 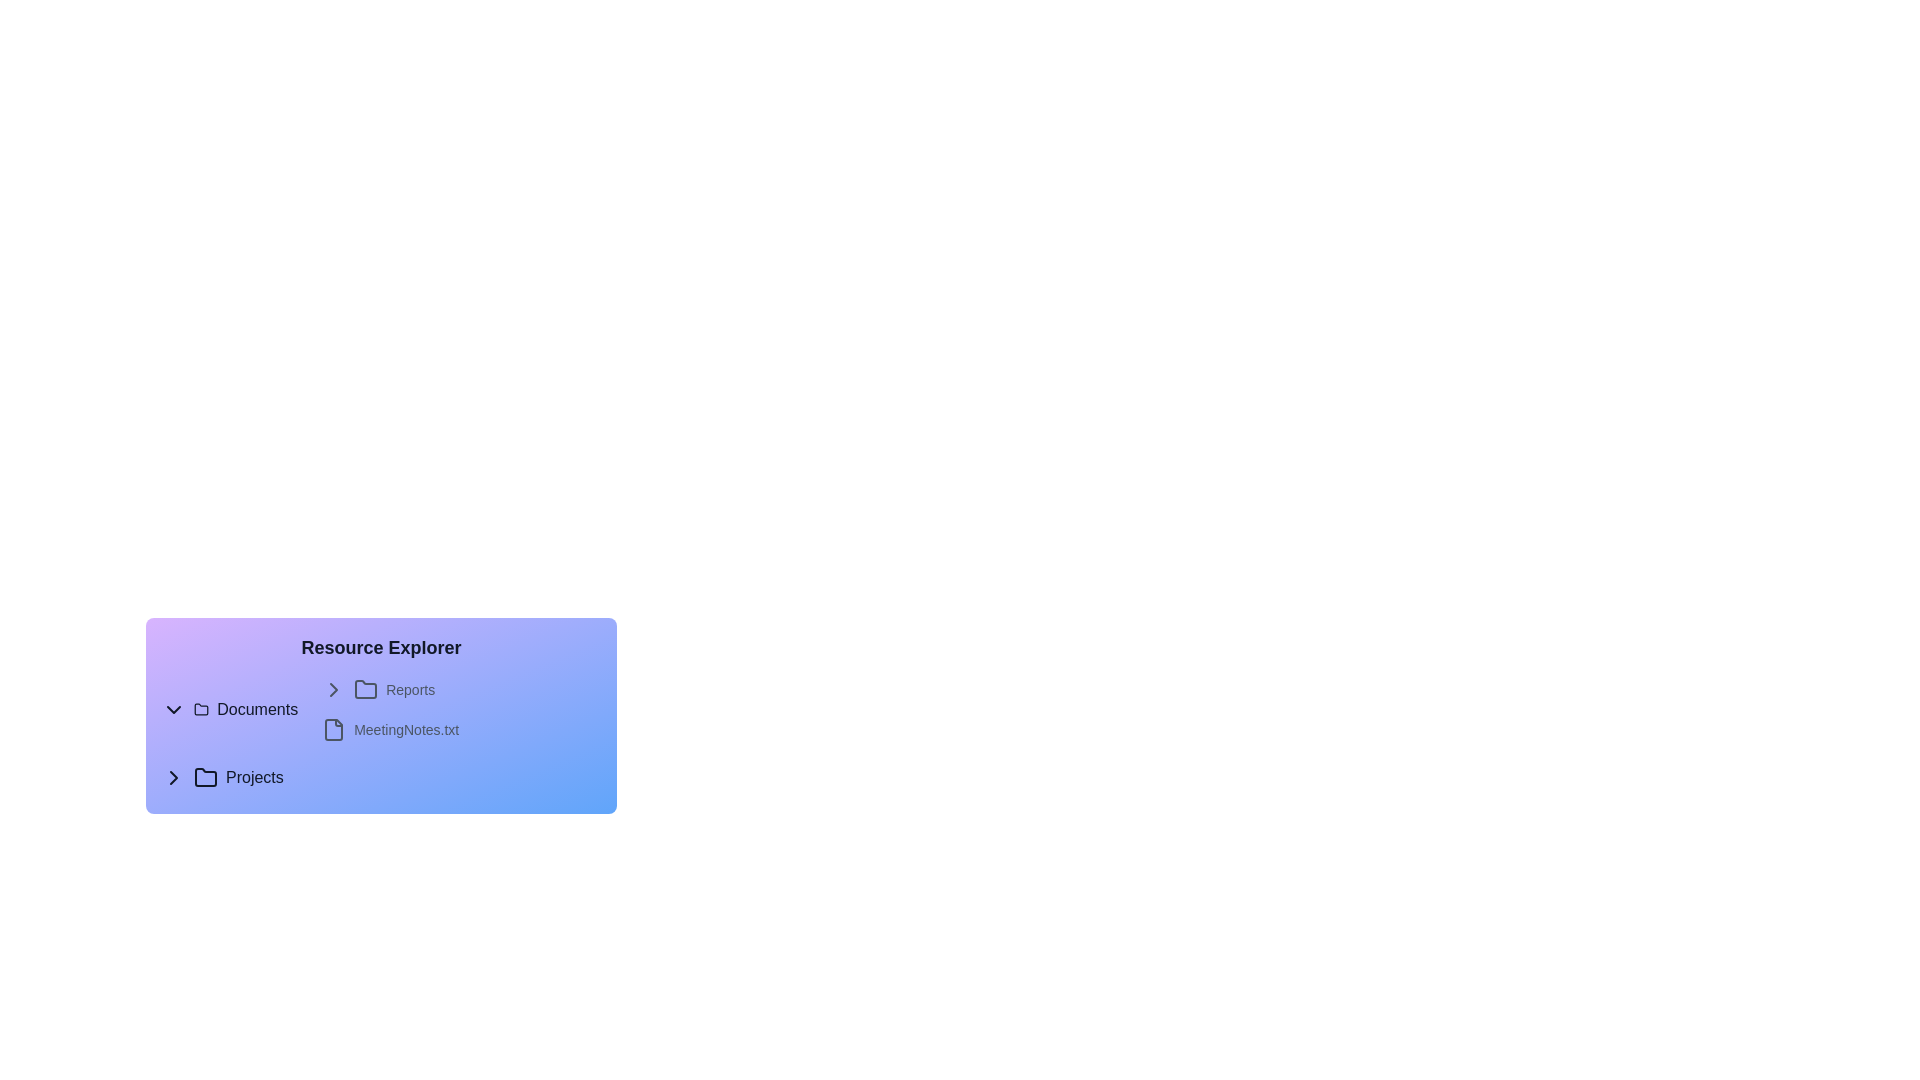 What do you see at coordinates (381, 708) in the screenshot?
I see `the list item labeled 'DocumentsReportsMeetingNotes.txt'` at bounding box center [381, 708].